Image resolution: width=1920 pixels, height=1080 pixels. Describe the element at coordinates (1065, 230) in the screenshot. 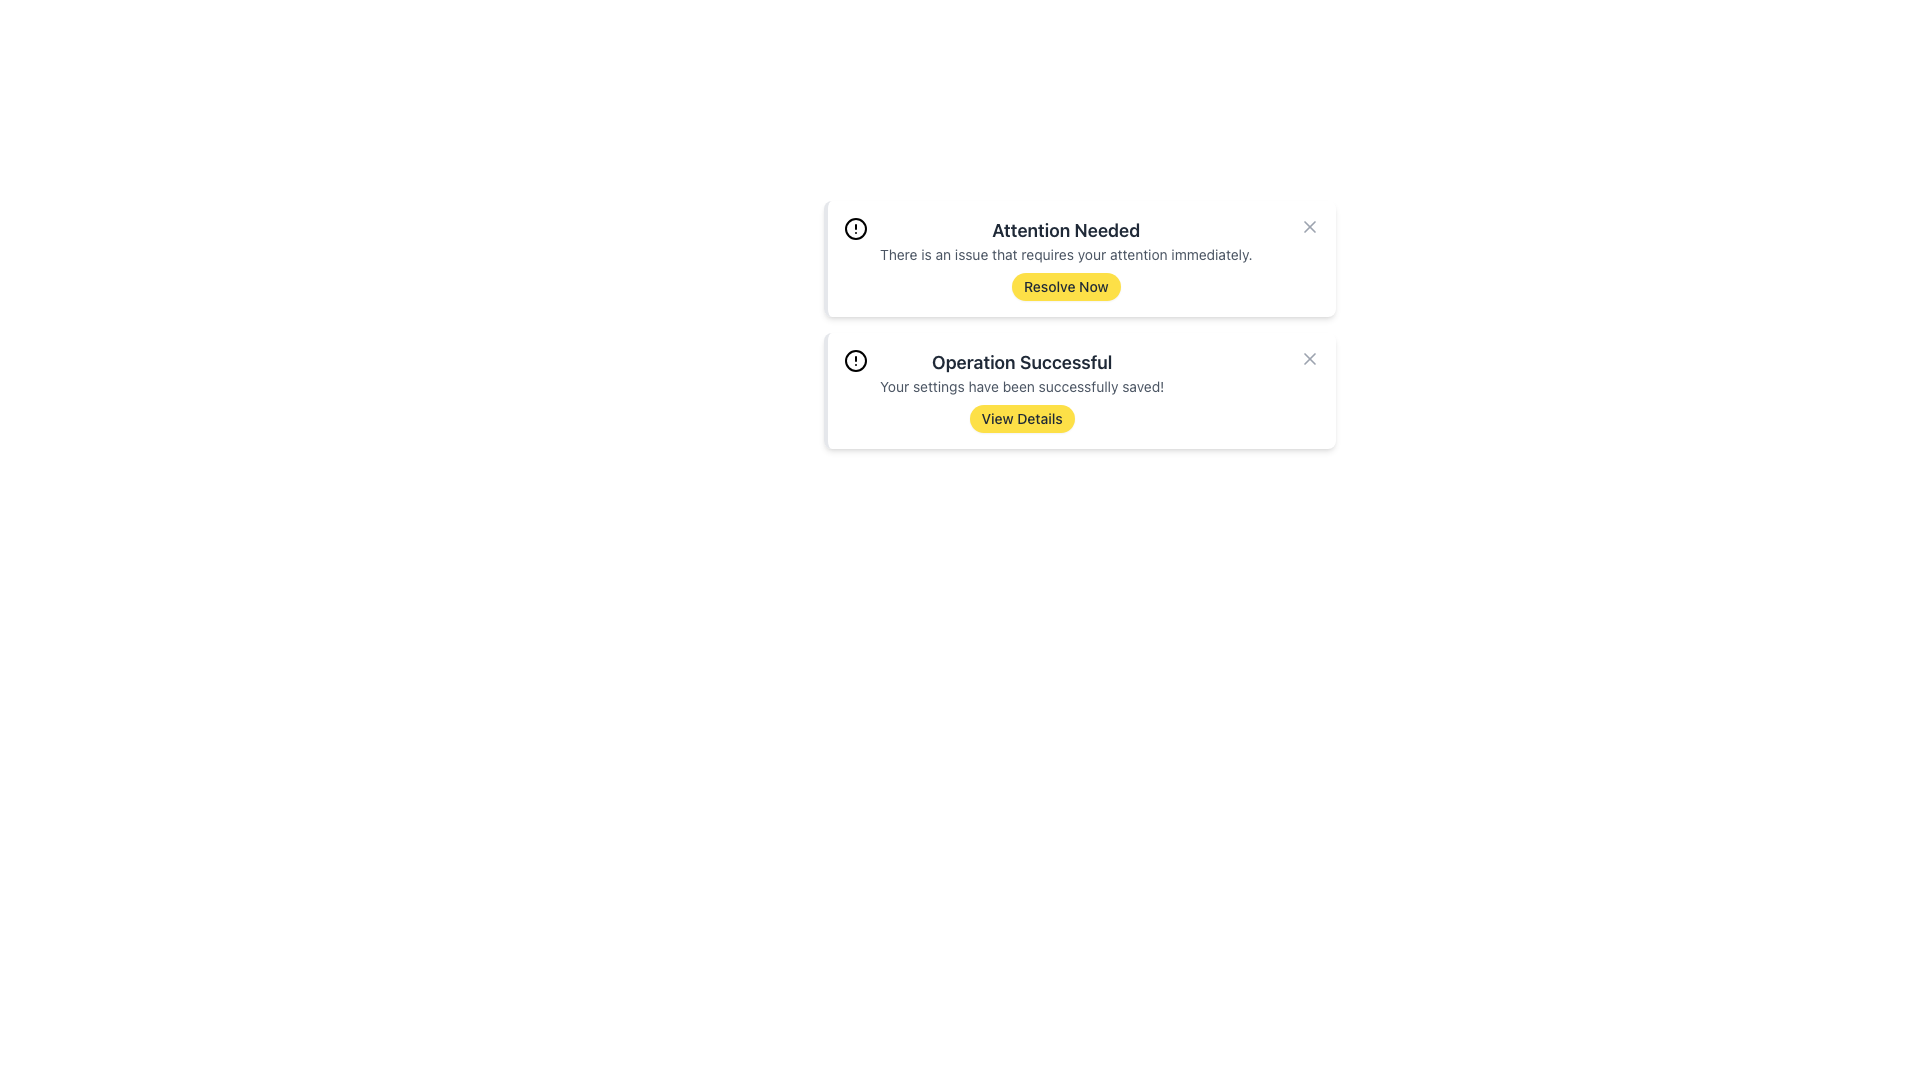

I see `the header text label that indicates an urgent notification requiring immediate user focus` at that location.